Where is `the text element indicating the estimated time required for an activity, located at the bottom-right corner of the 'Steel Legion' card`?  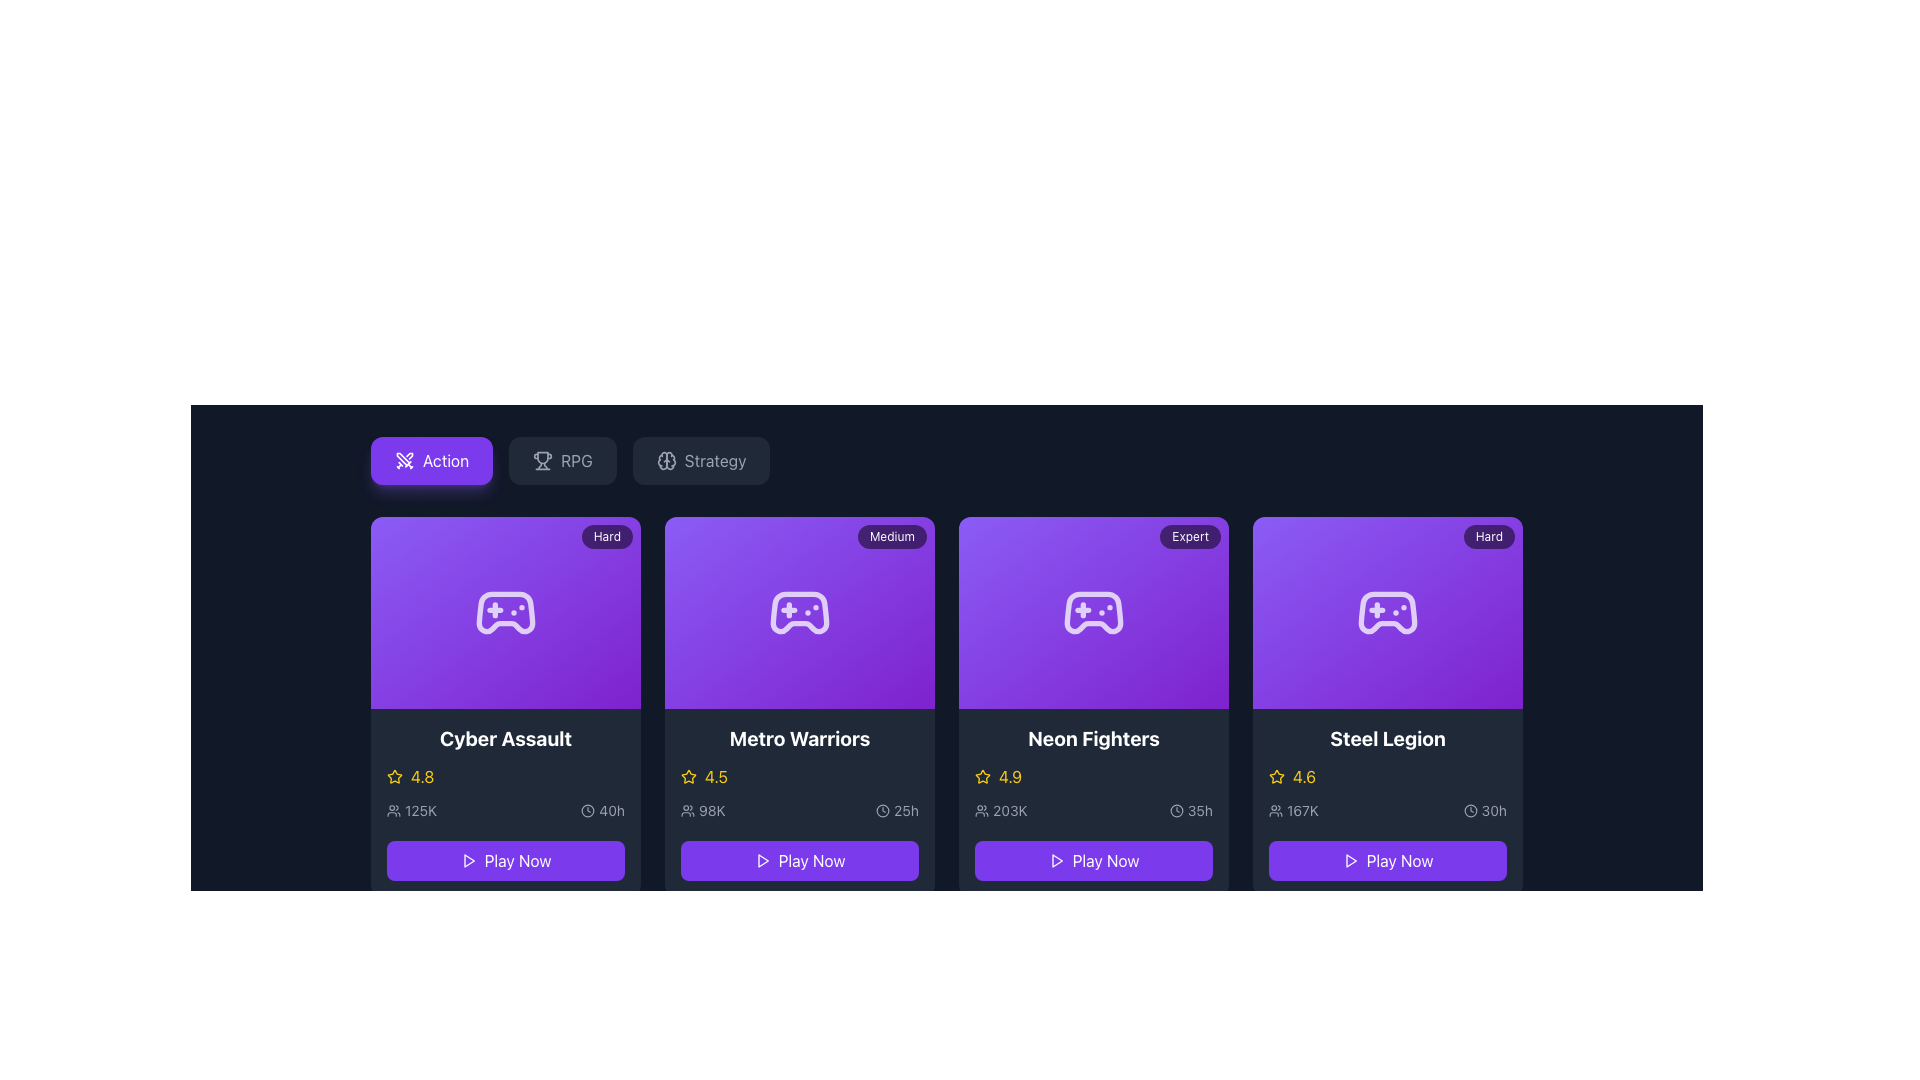 the text element indicating the estimated time required for an activity, located at the bottom-right corner of the 'Steel Legion' card is located at coordinates (1485, 810).